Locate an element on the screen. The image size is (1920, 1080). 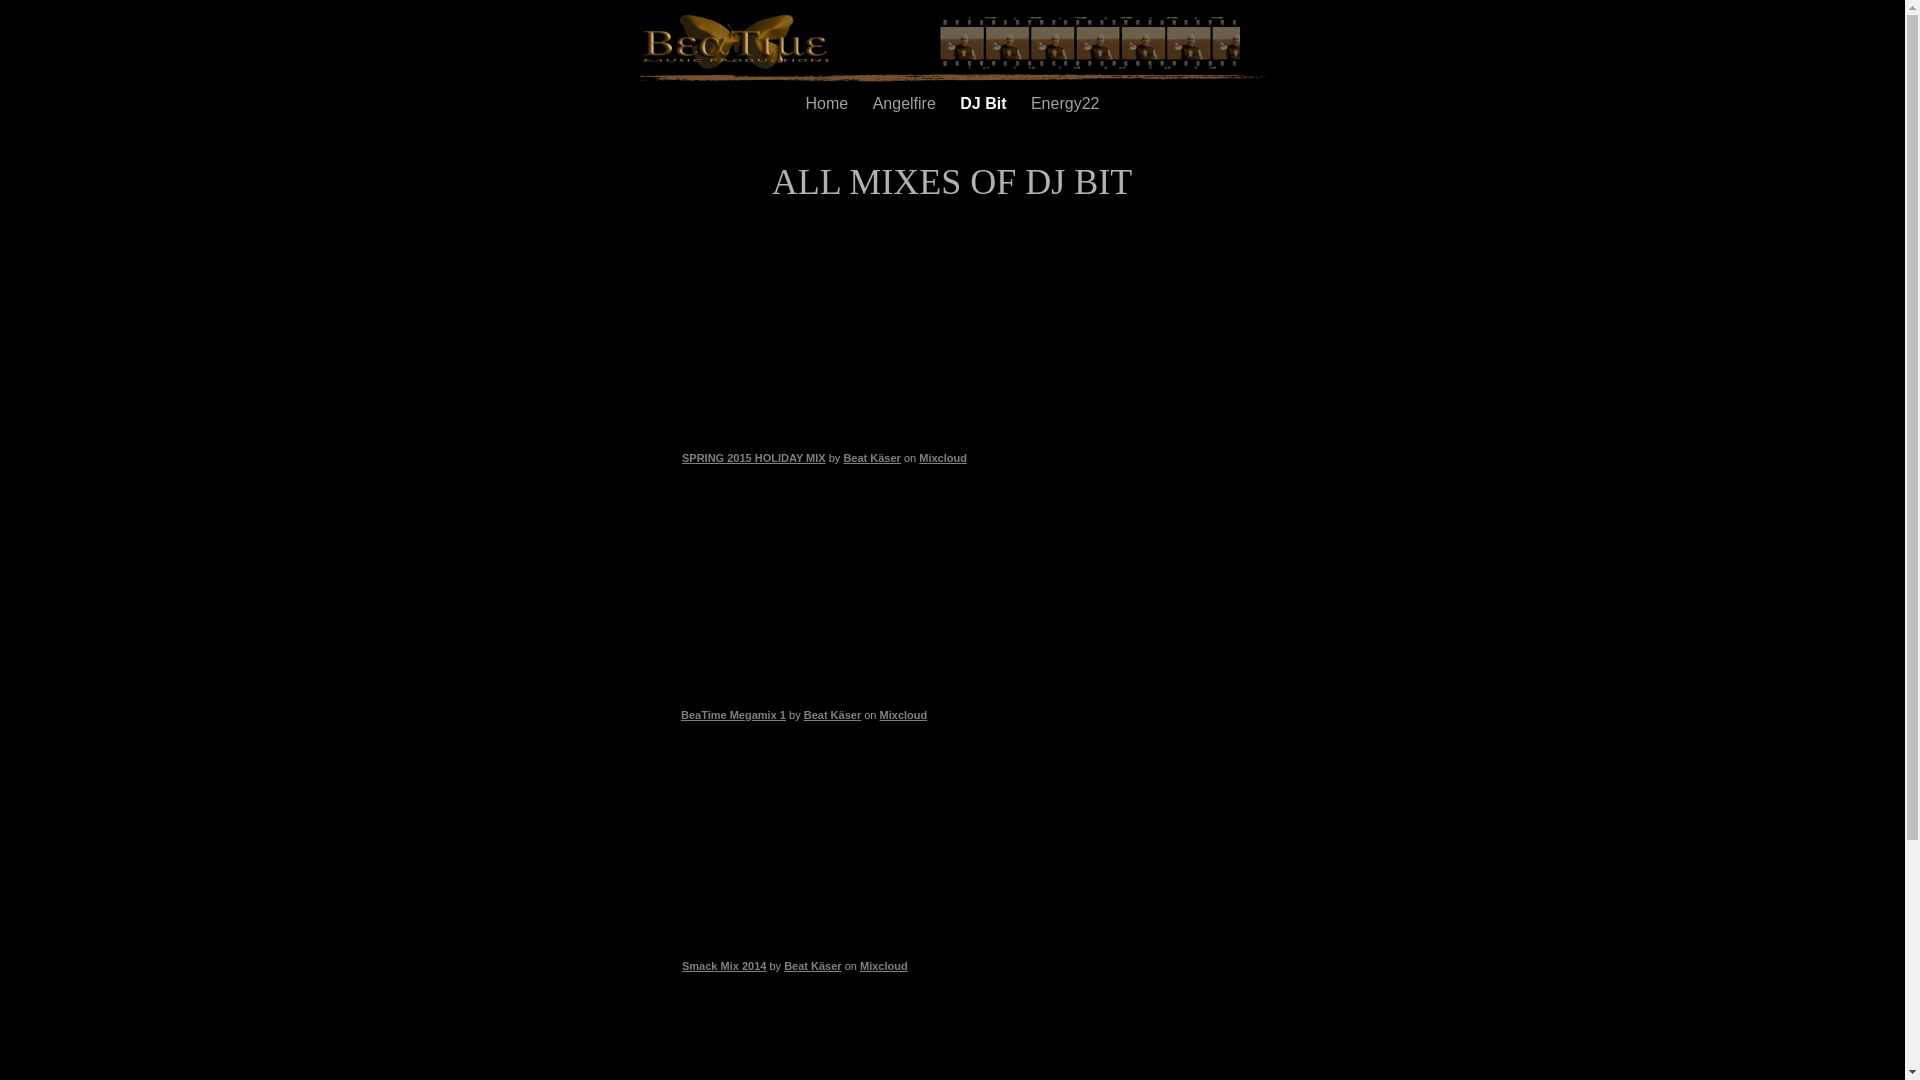
'Angelfire' is located at coordinates (906, 103).